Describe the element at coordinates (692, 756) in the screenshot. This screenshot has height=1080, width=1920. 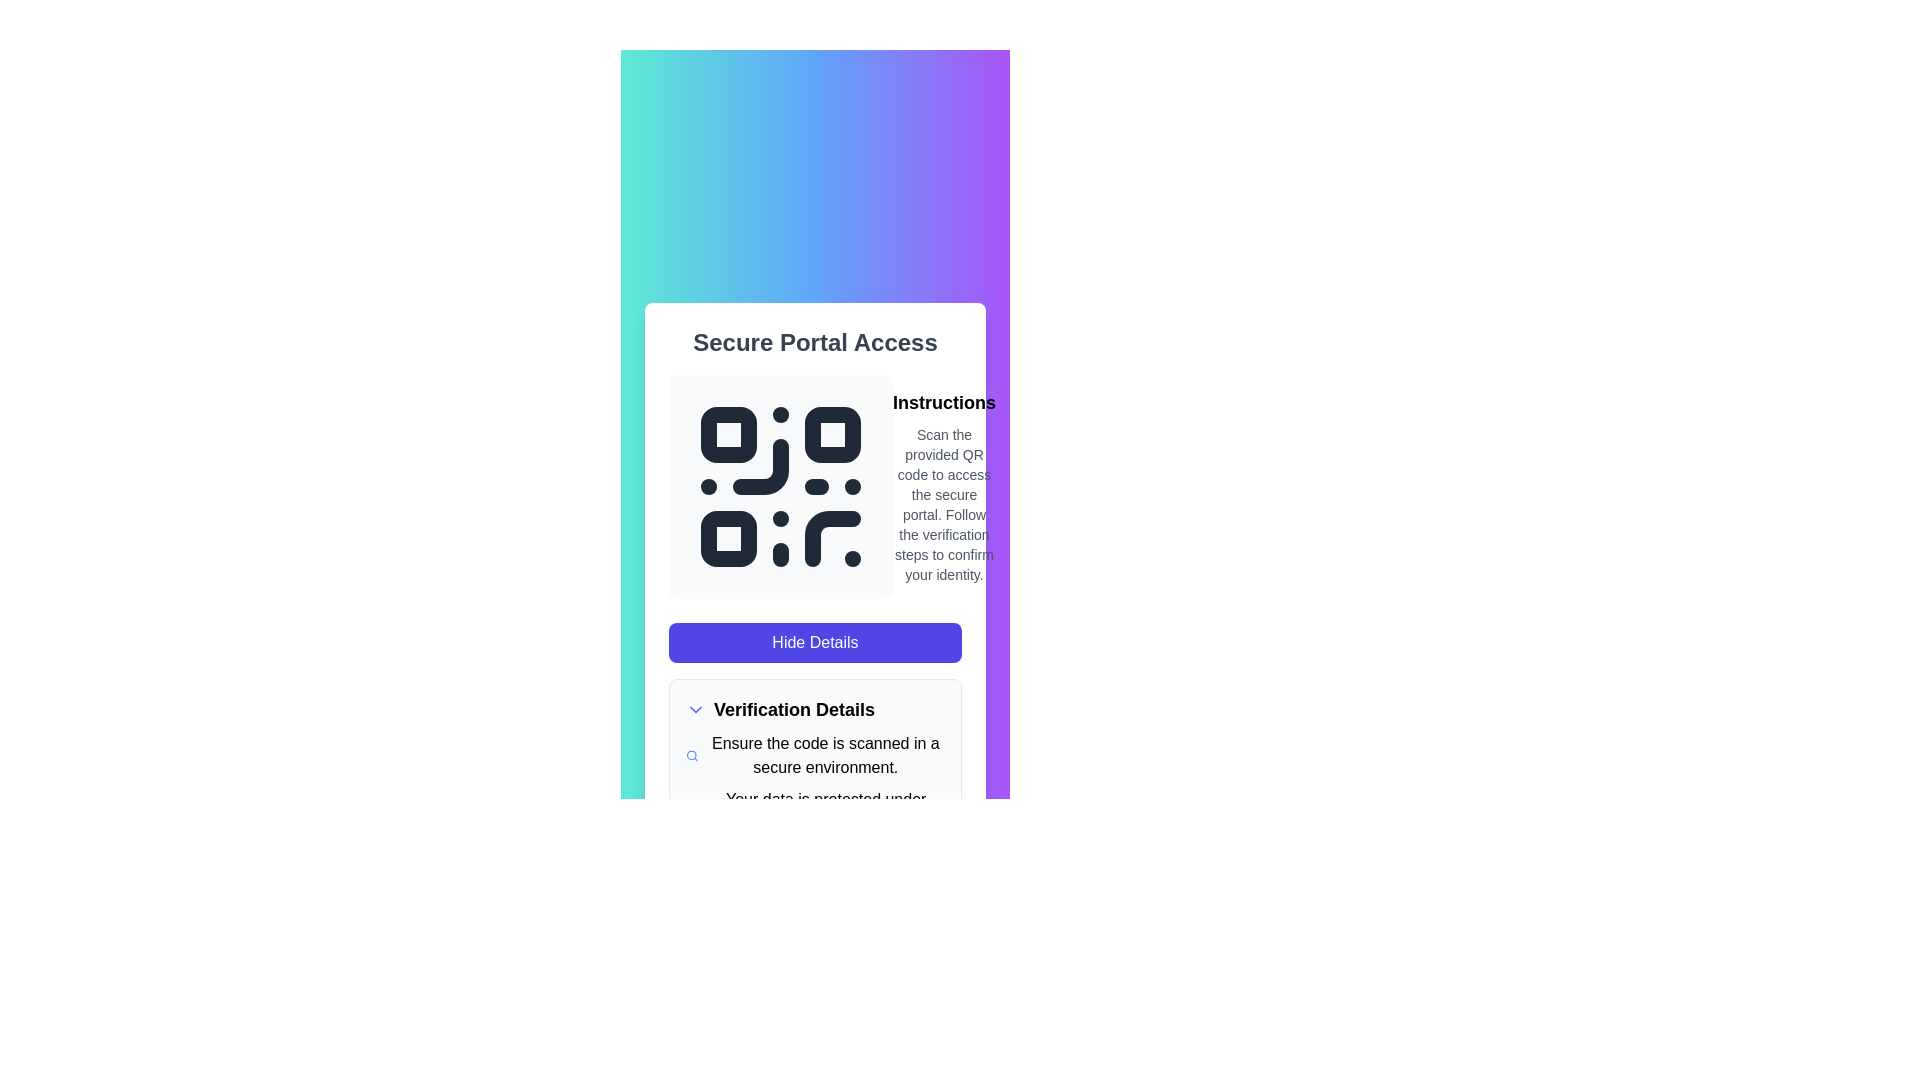
I see `the search icon located in the verification details section, which is positioned to the left of the descriptive text` at that location.